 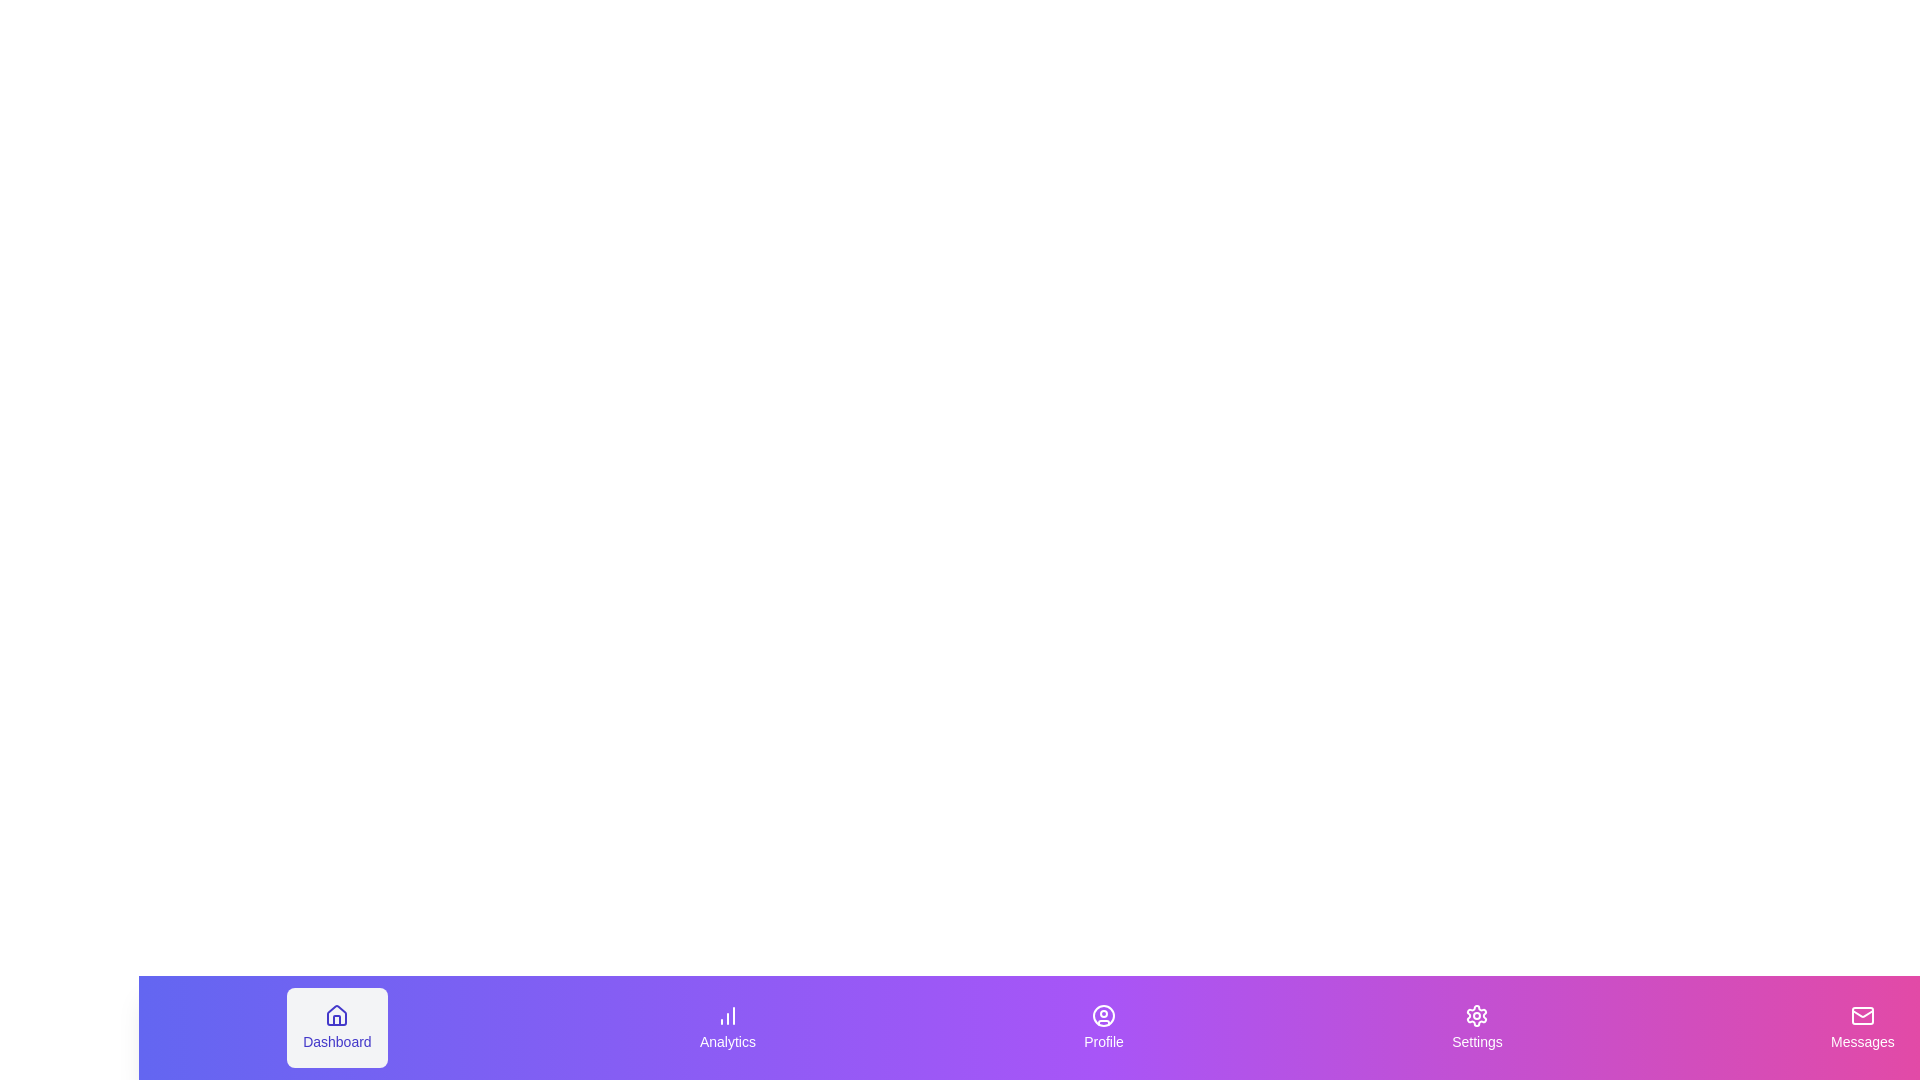 What do you see at coordinates (725, 1028) in the screenshot?
I see `the tab labeled Analytics to see its visual feedback` at bounding box center [725, 1028].